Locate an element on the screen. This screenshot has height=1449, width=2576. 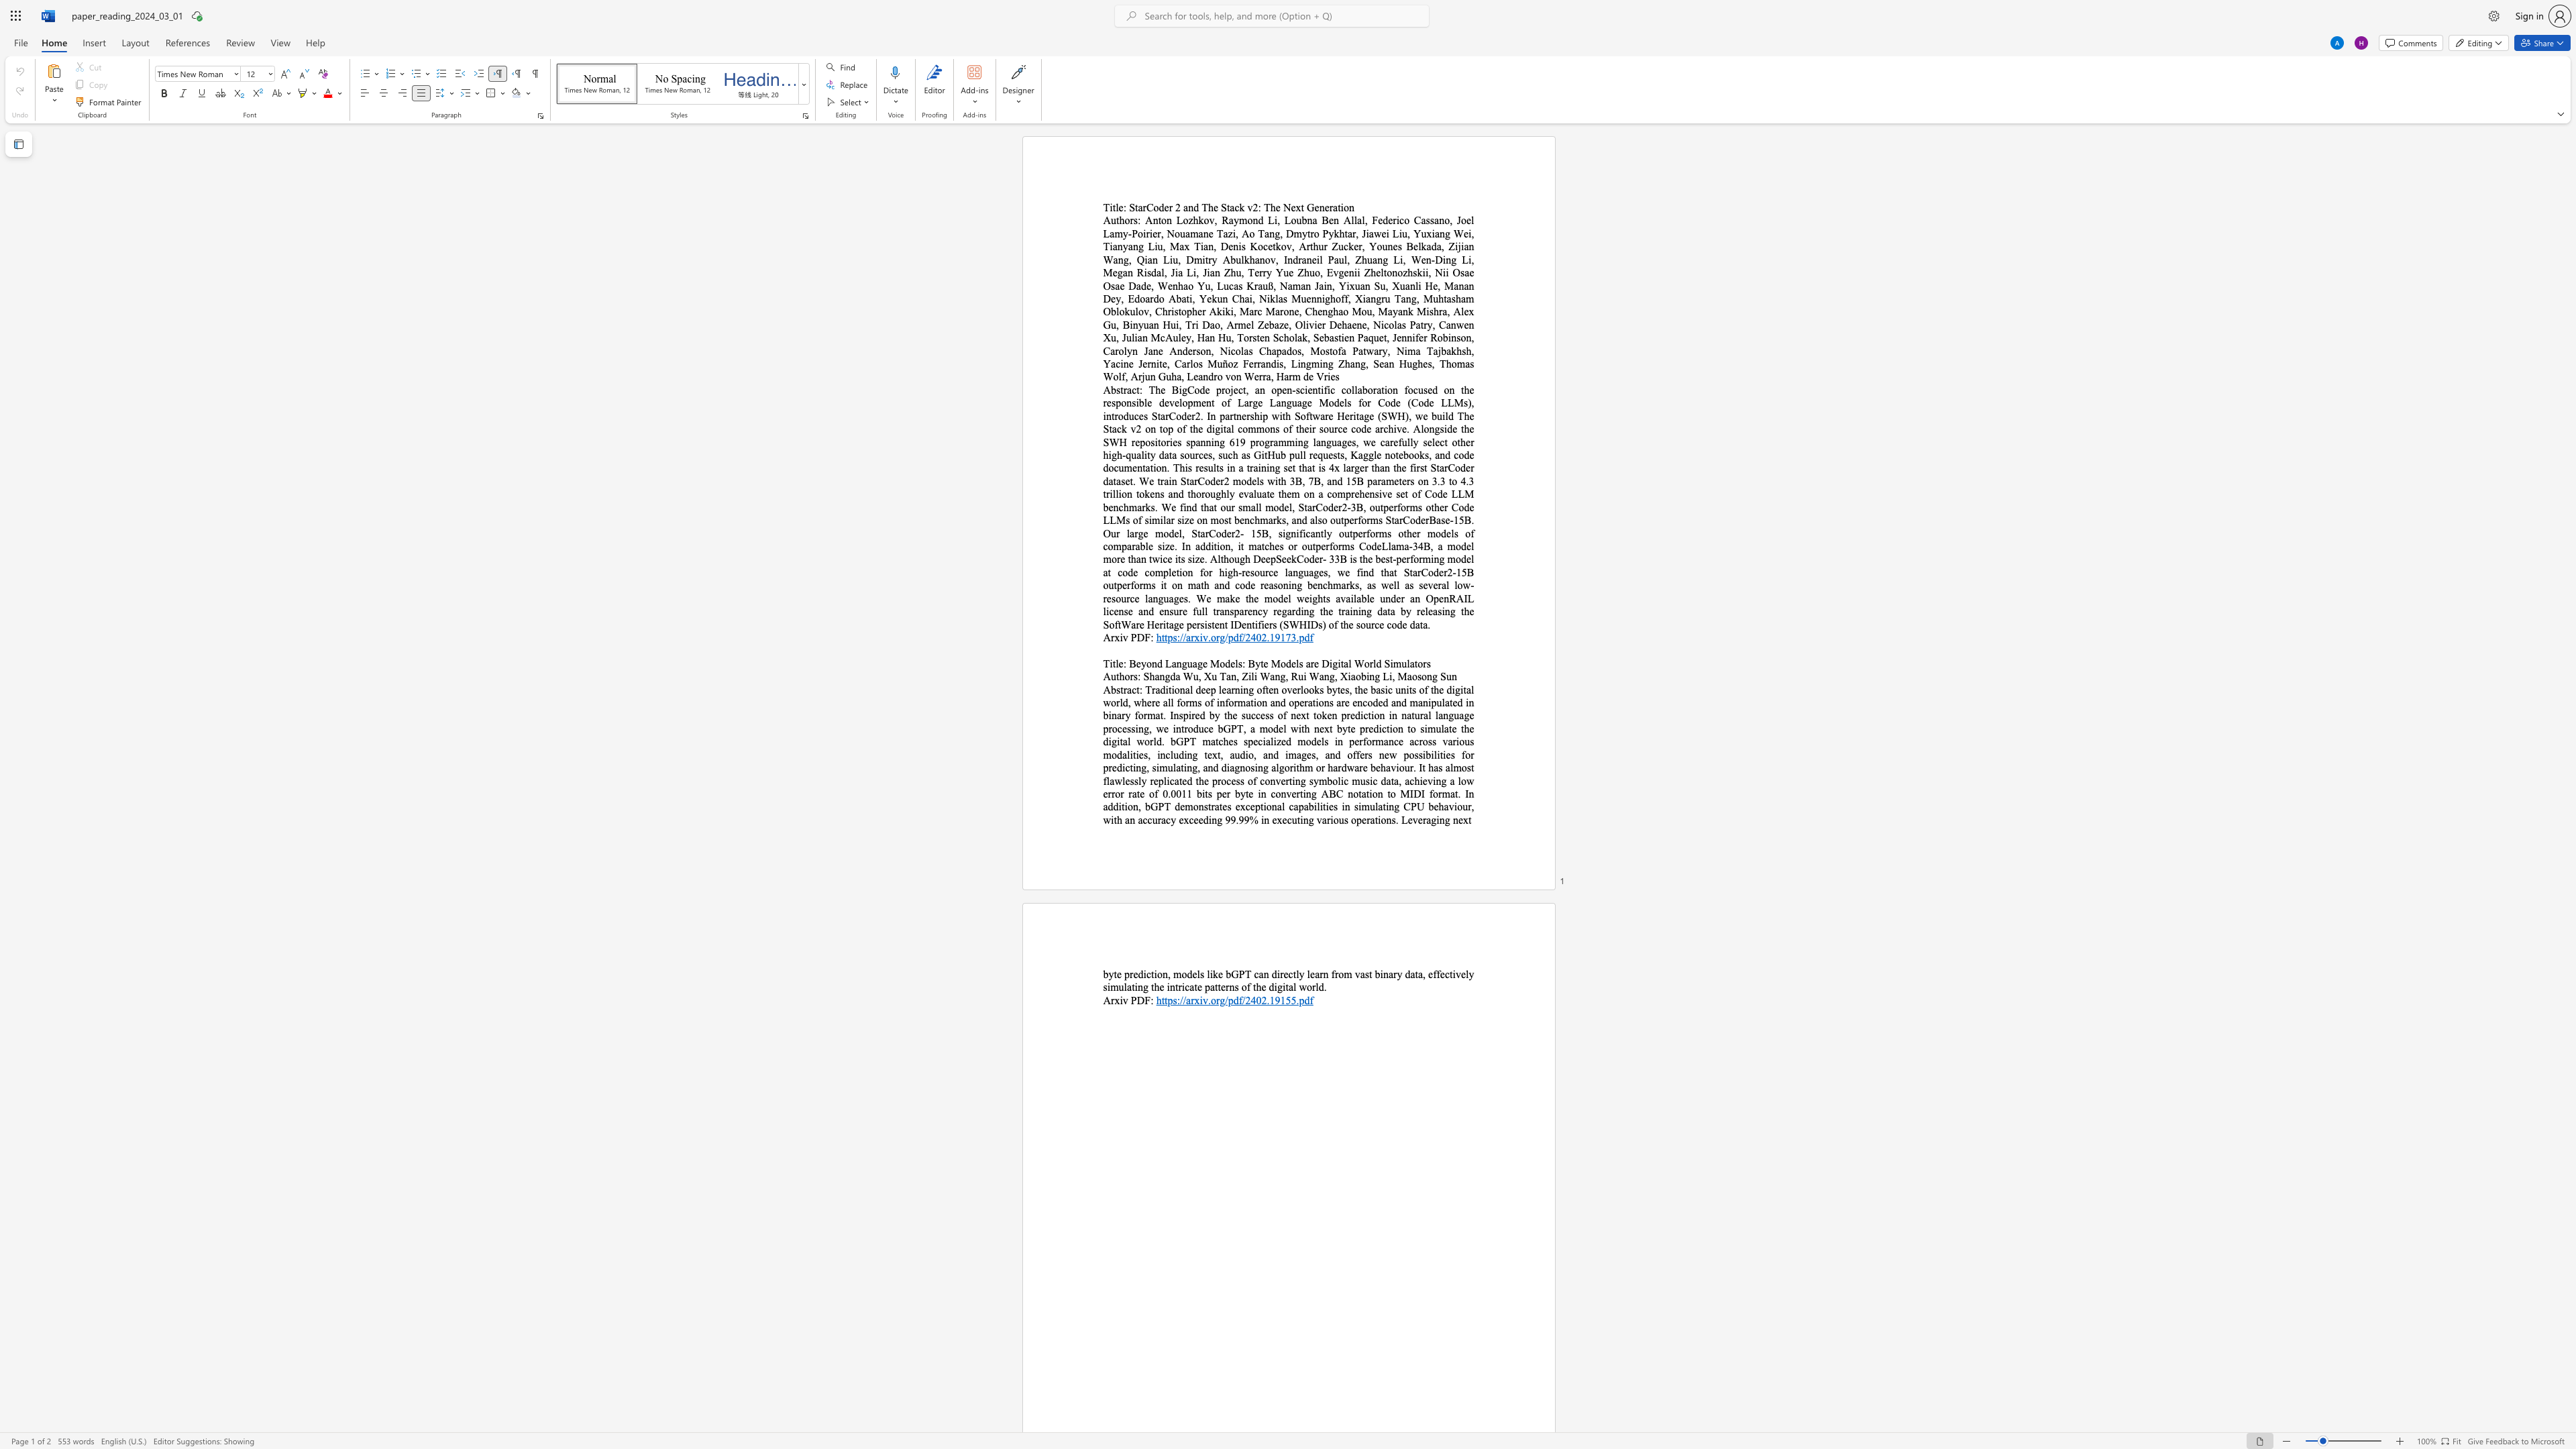
the subset text "rg/p" within the text "https://arxiv.org/pdf/2402.19155.pdf" is located at coordinates (1215, 1000).